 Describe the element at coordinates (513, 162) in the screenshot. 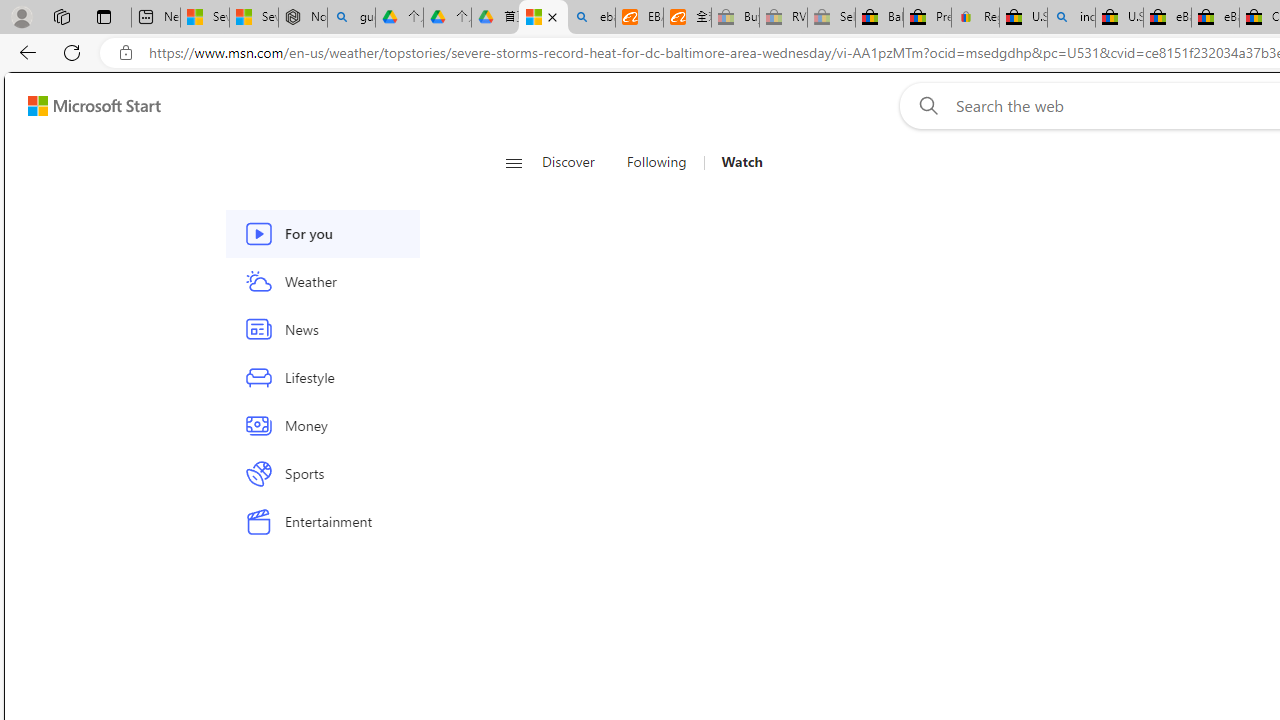

I see `'Class: button-glyph'` at that location.